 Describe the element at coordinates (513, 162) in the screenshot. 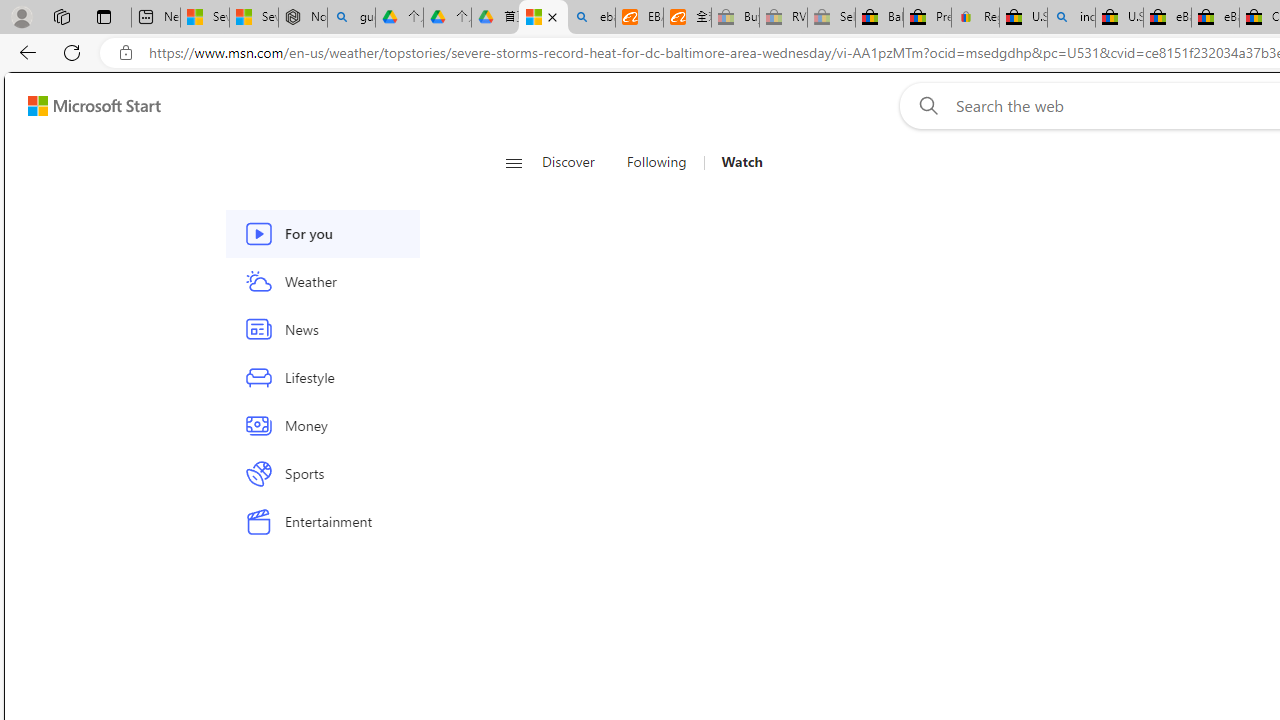

I see `'Class: button-glyph'` at that location.